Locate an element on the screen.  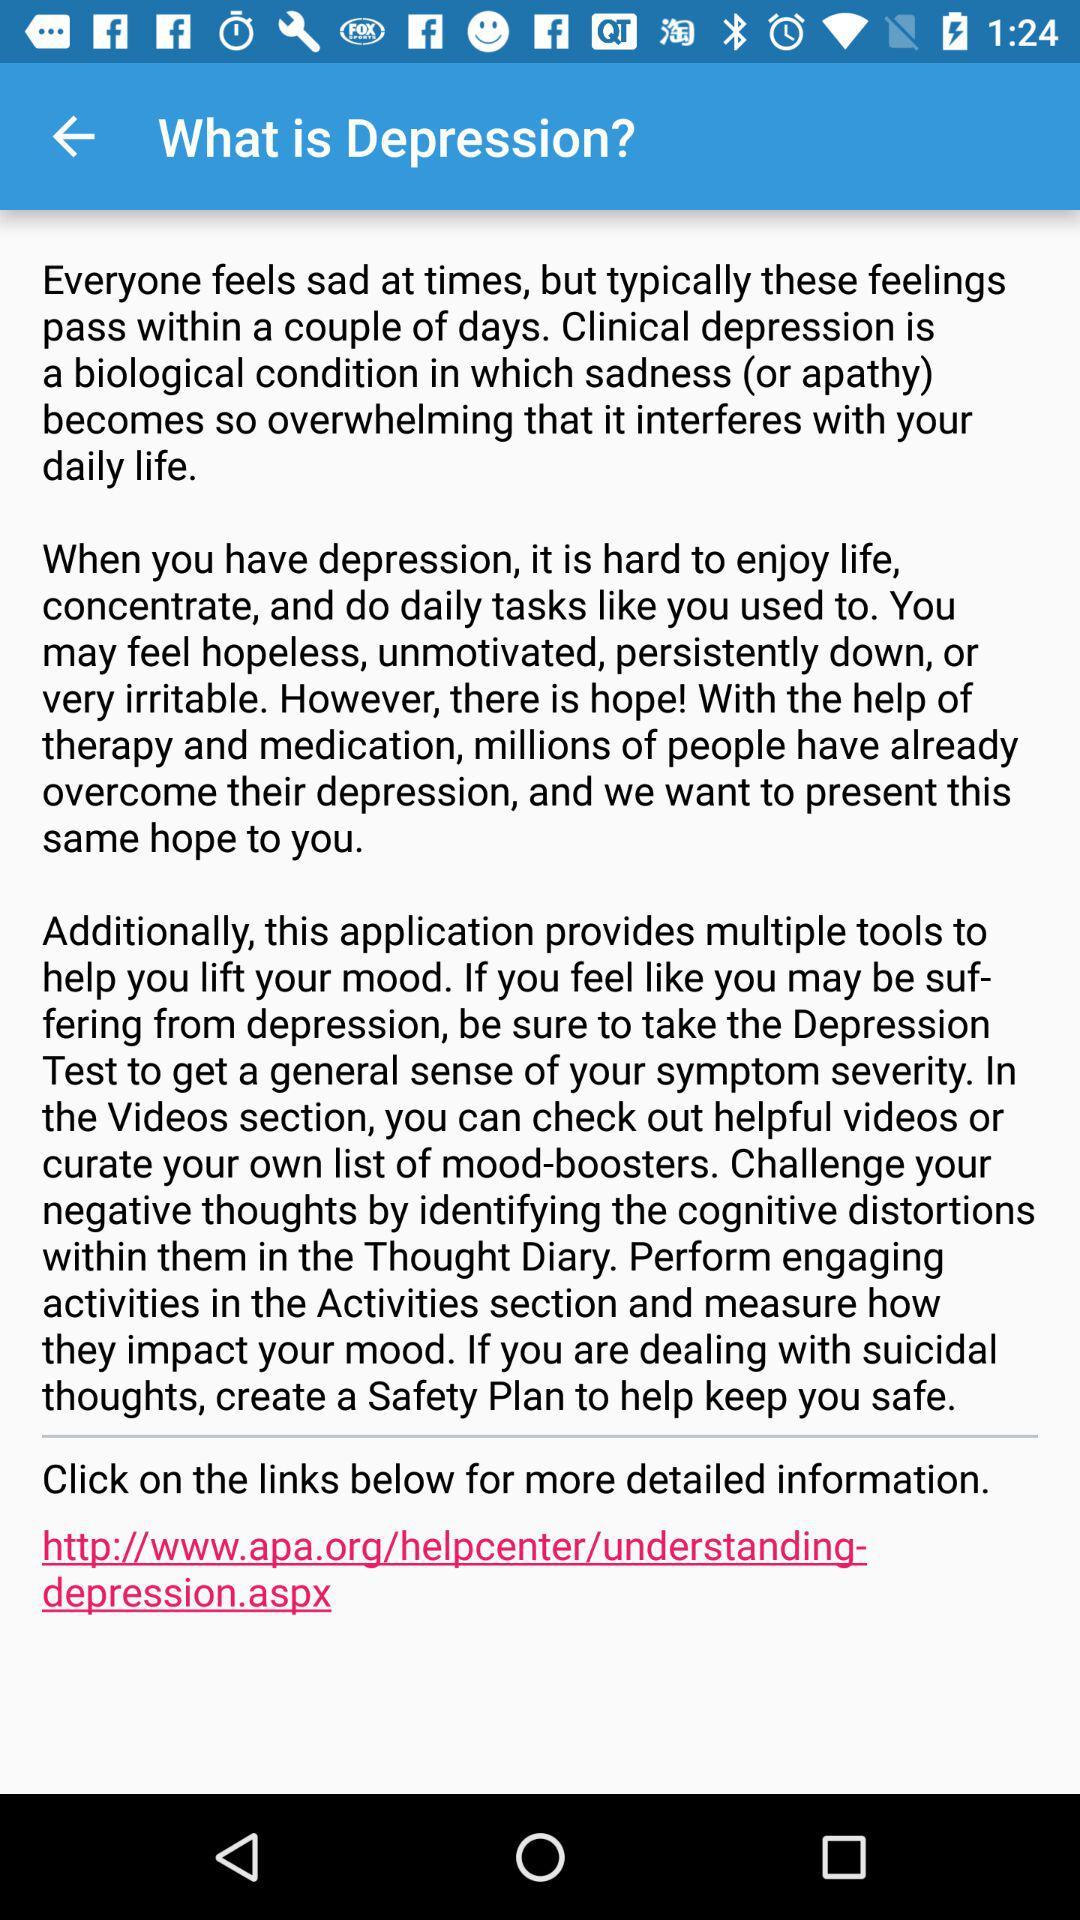
the http www apa app is located at coordinates (540, 1566).